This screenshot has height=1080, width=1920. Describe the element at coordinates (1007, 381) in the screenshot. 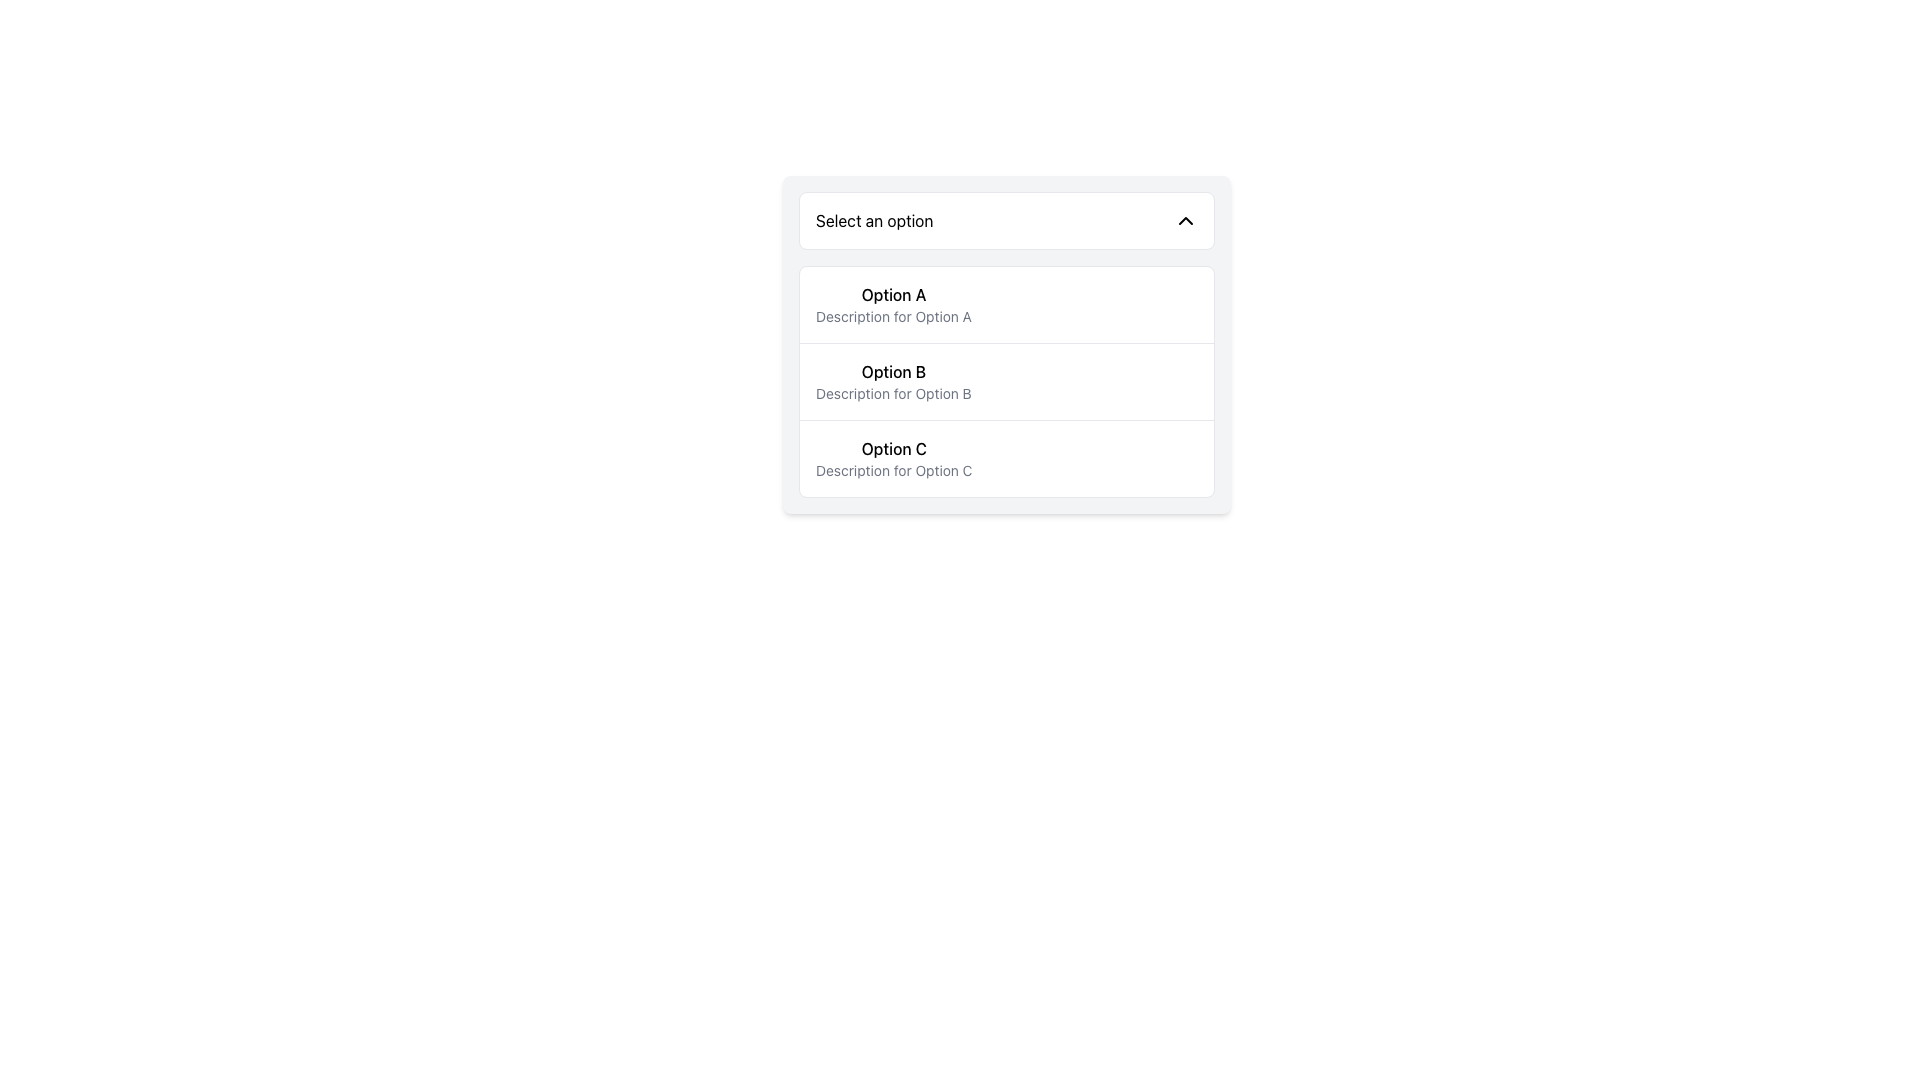

I see `the selectable option labeled 'Option B' in the dropdown list` at that location.